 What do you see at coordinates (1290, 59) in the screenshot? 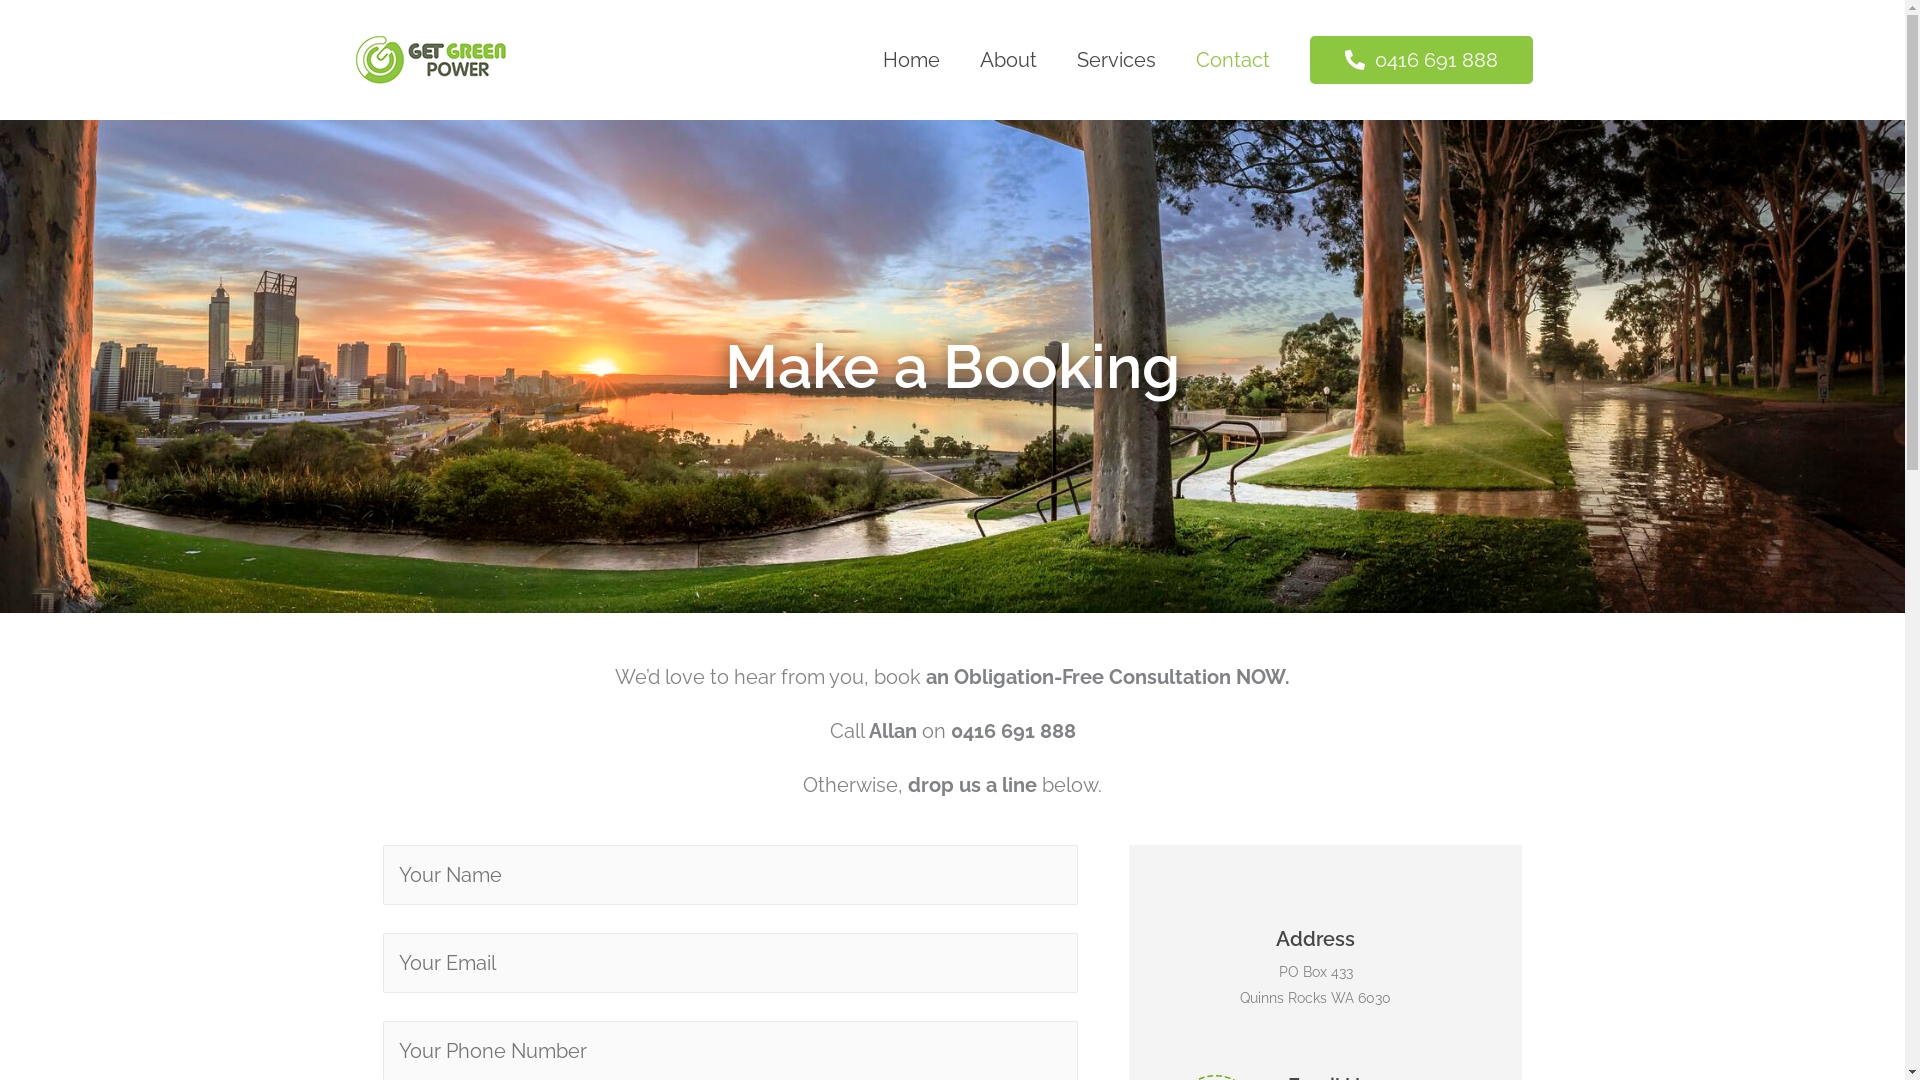
I see `'  0416 691 888'` at bounding box center [1290, 59].